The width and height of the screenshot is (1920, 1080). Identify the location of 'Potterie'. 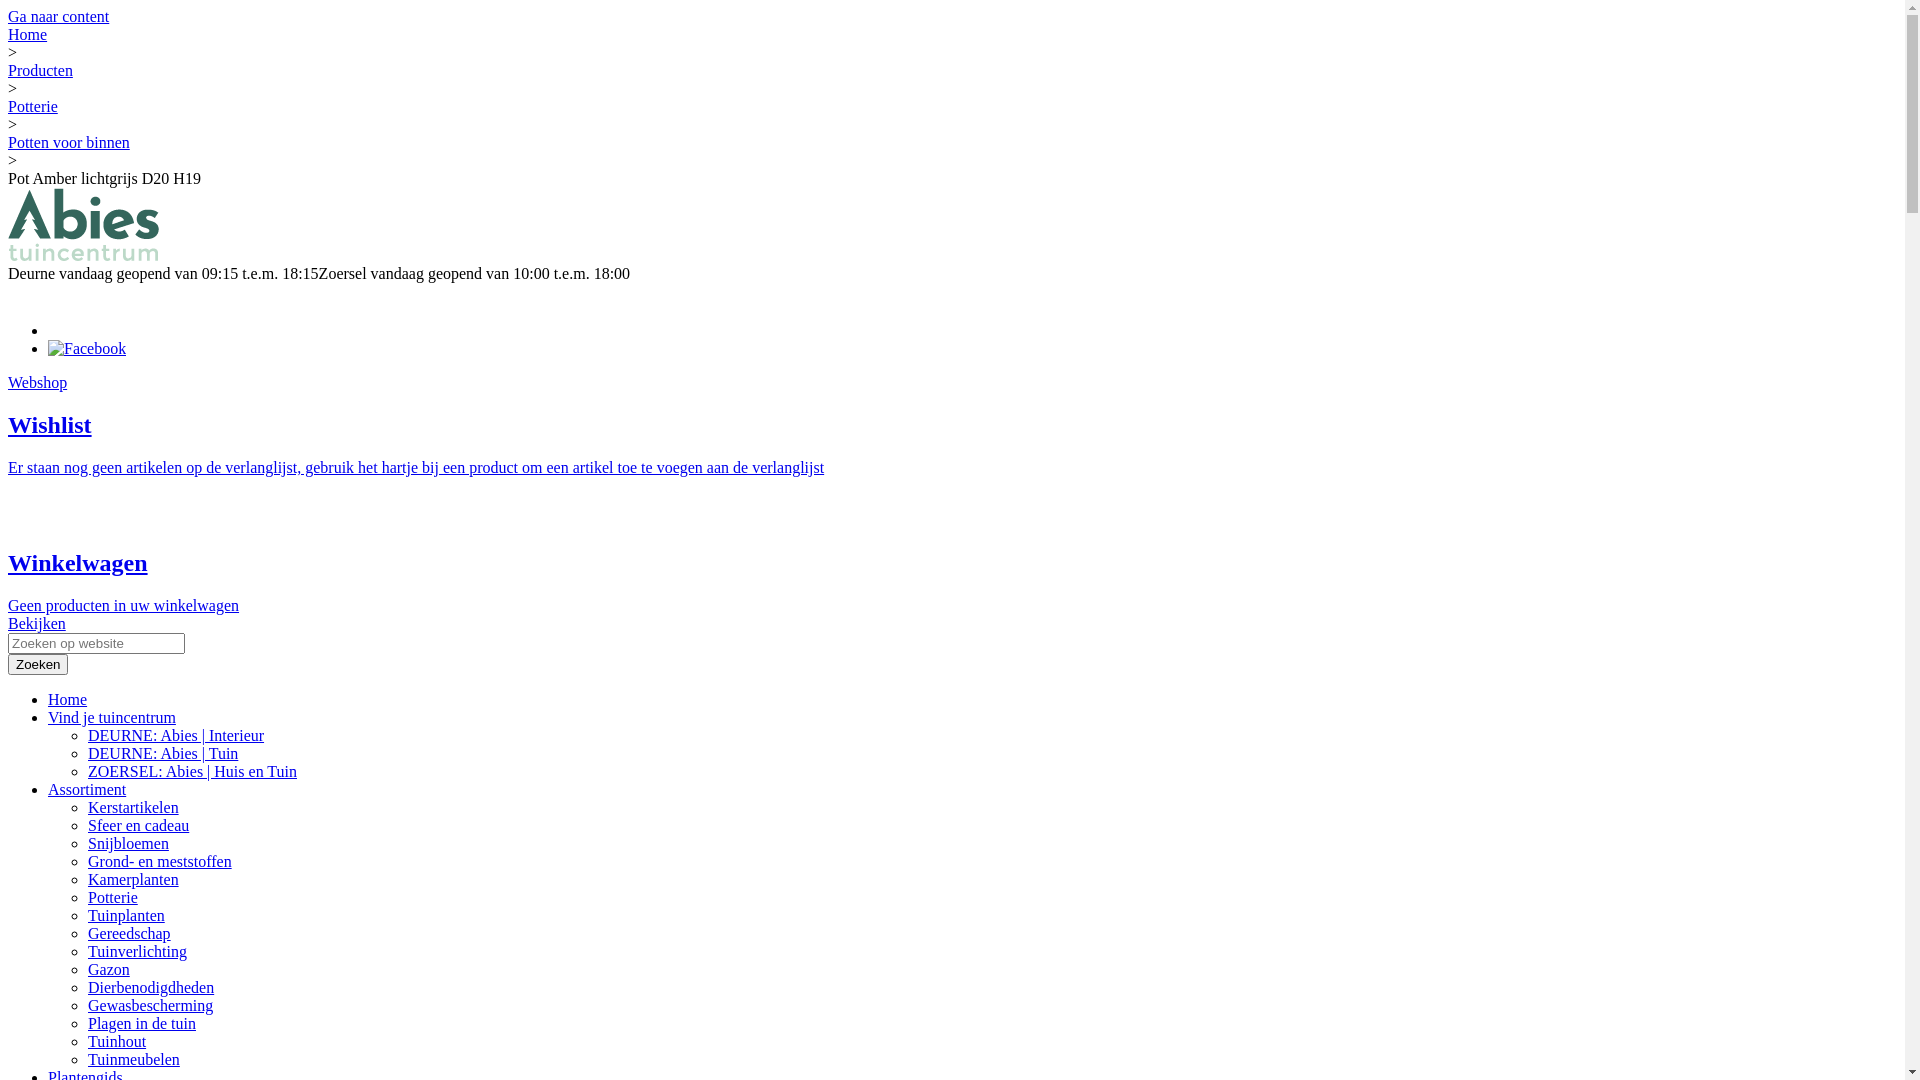
(33, 106).